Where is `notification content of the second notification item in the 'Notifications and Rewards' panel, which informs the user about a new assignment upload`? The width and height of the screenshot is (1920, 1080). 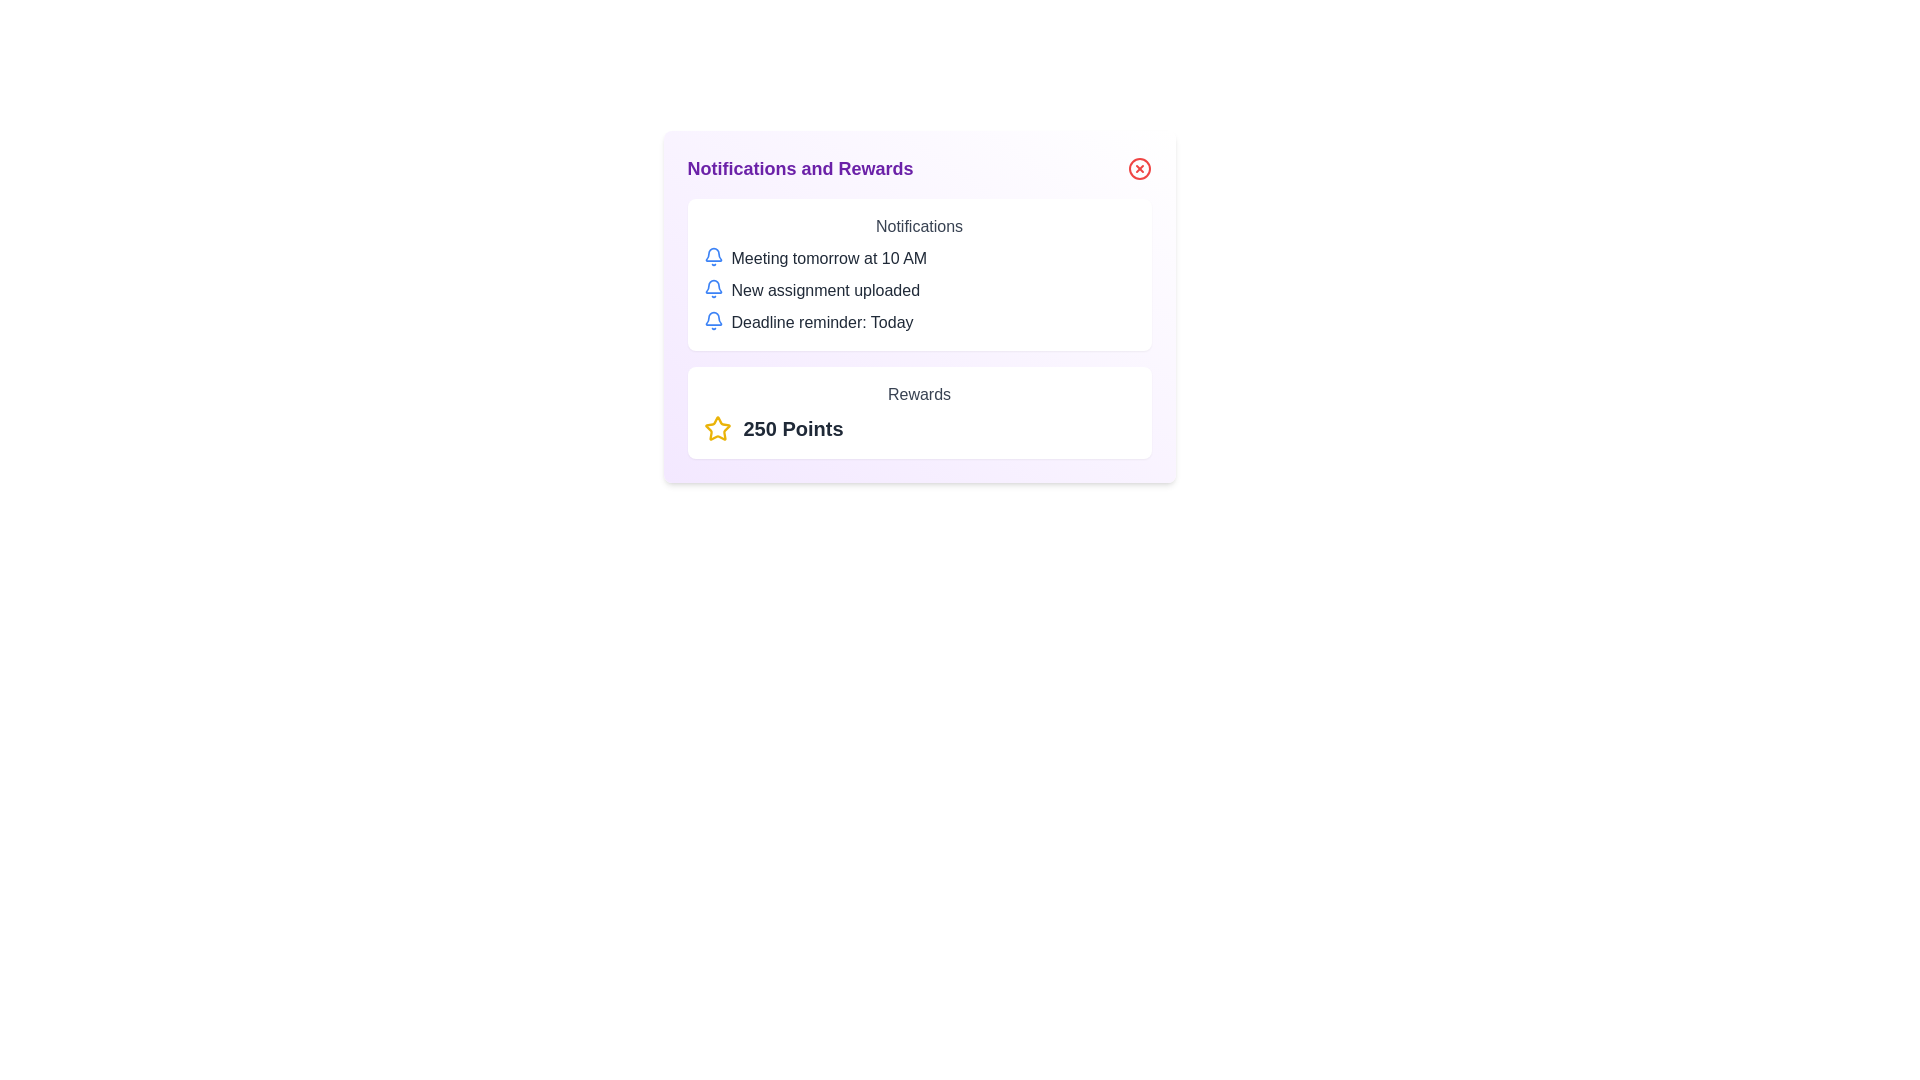 notification content of the second notification item in the 'Notifications and Rewards' panel, which informs the user about a new assignment upload is located at coordinates (918, 290).